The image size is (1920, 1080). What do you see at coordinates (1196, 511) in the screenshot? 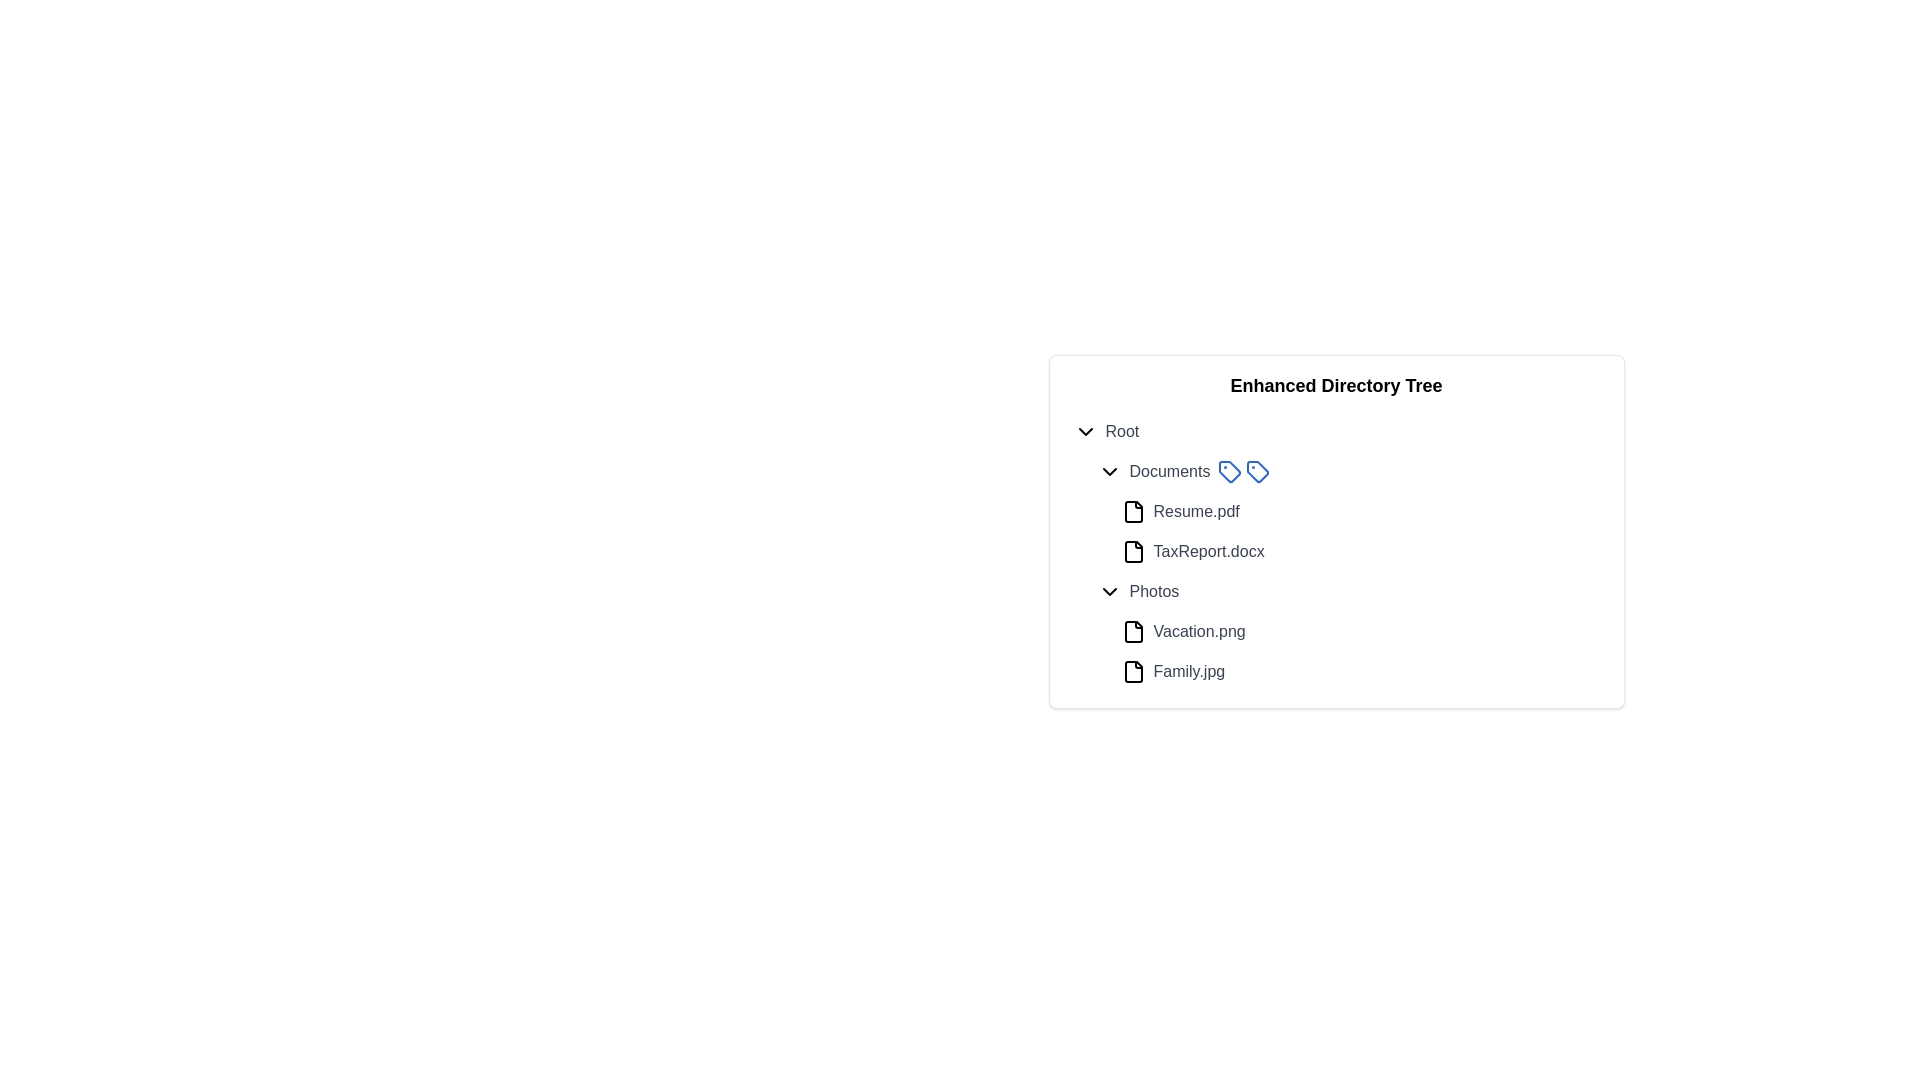
I see `the 'Resume.pdf' text label in the directory listing` at bounding box center [1196, 511].